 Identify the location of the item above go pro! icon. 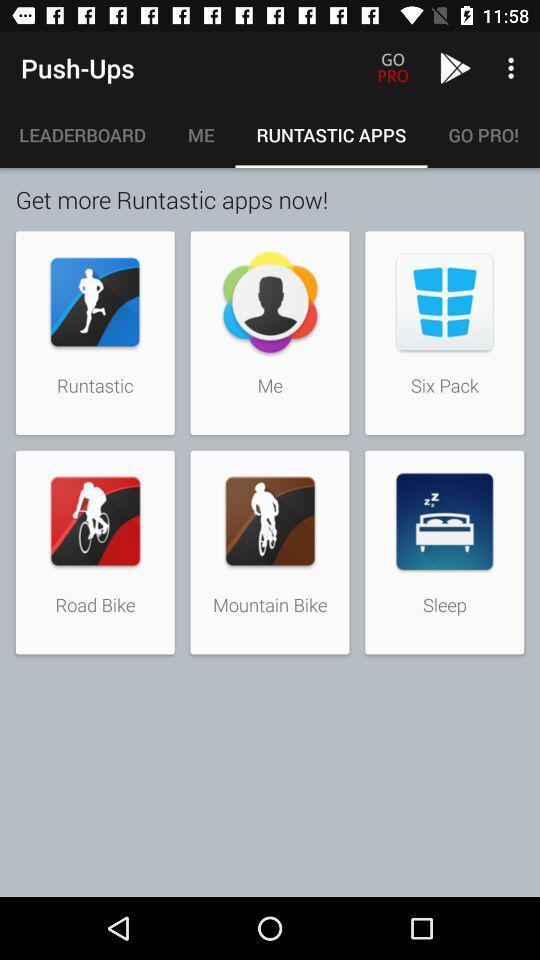
(513, 68).